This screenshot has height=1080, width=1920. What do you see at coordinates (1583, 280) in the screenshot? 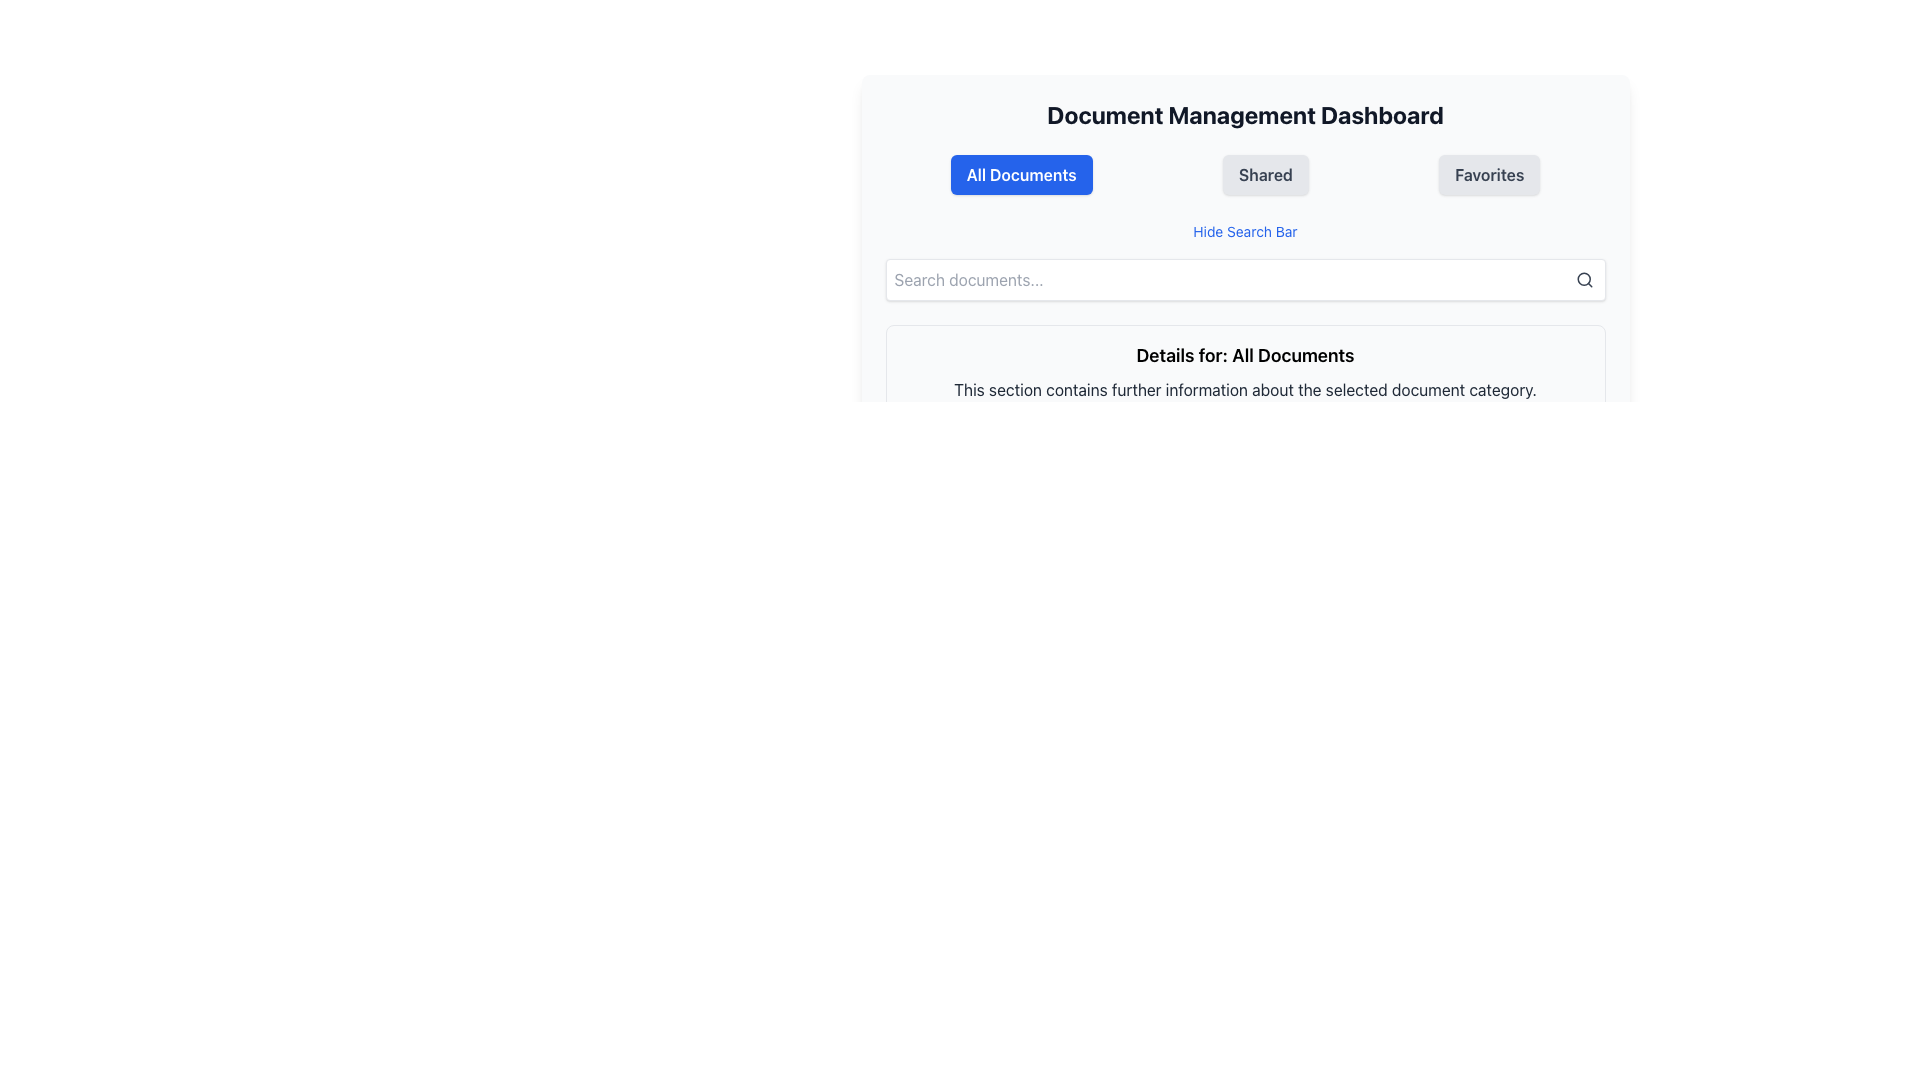
I see `the search icon located at the right edge of the input field` at bounding box center [1583, 280].